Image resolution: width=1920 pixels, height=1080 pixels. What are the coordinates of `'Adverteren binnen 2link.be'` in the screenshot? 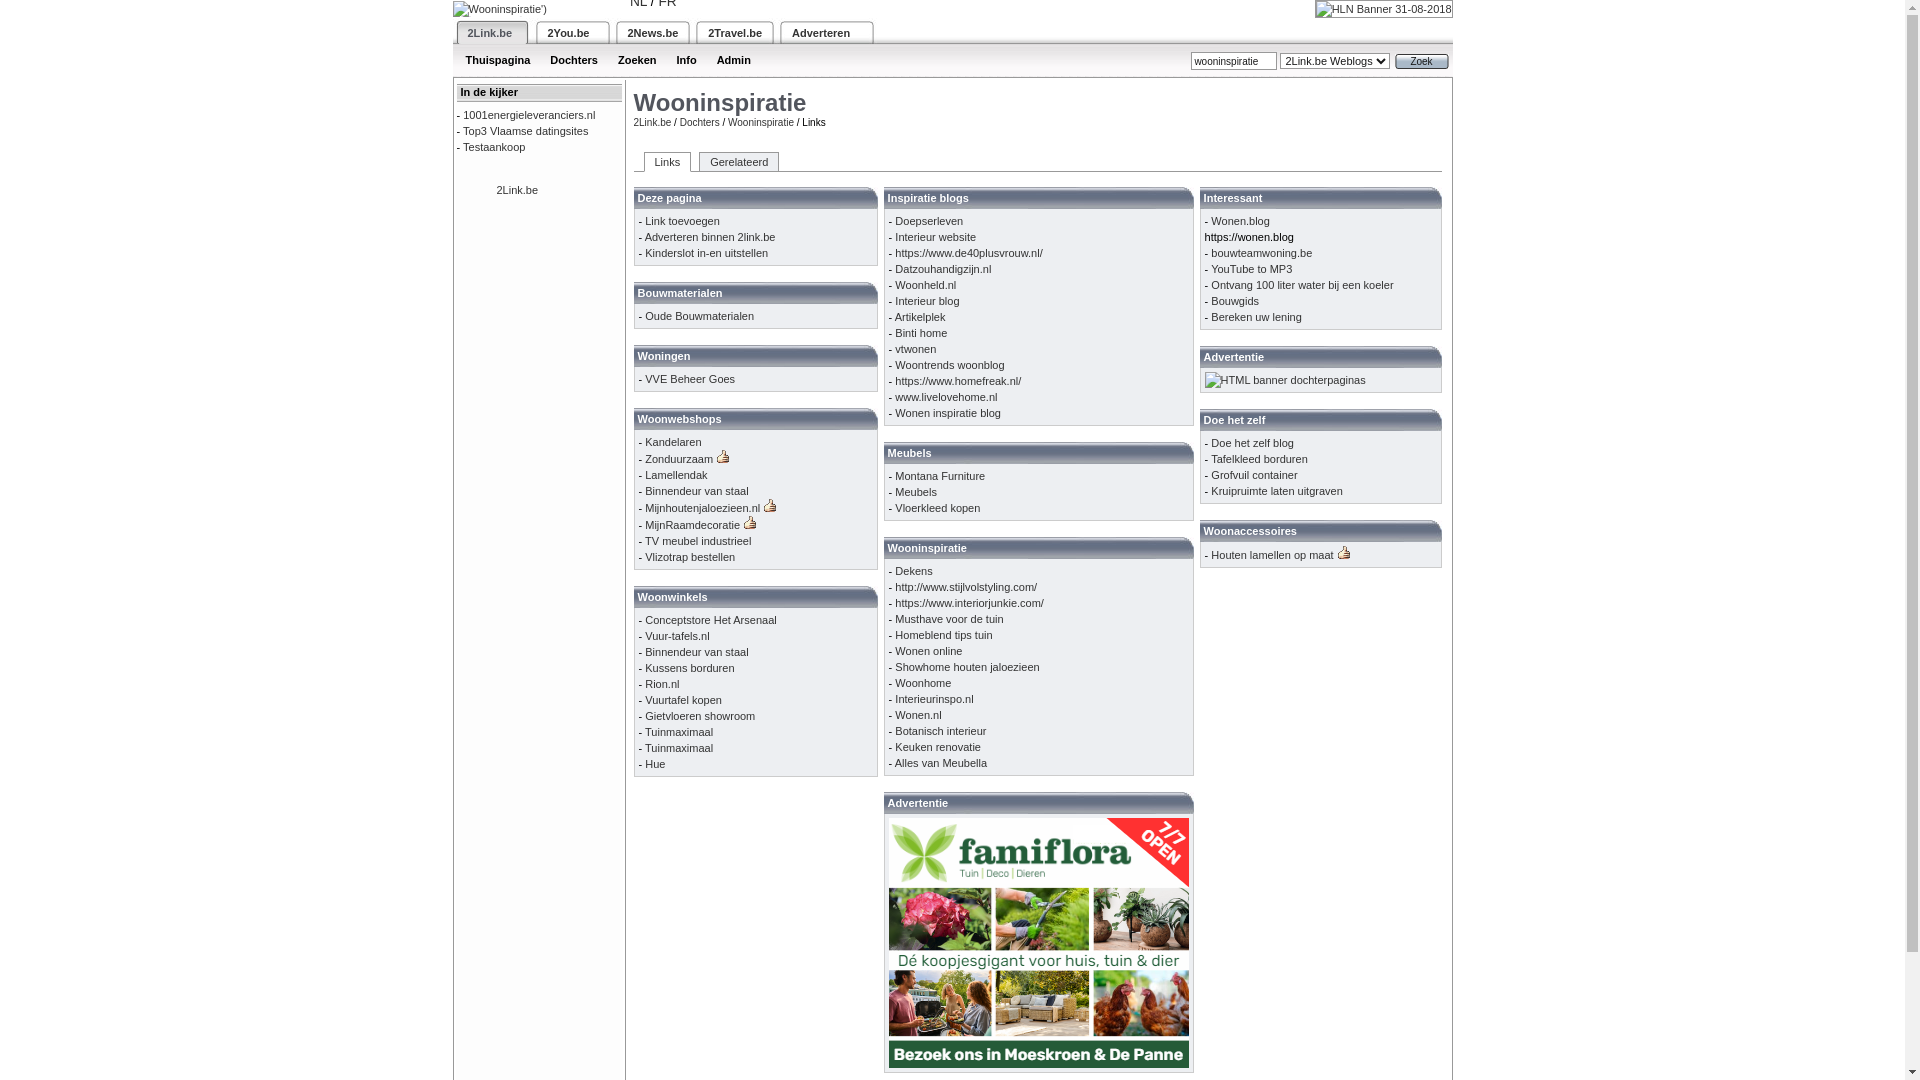 It's located at (644, 235).